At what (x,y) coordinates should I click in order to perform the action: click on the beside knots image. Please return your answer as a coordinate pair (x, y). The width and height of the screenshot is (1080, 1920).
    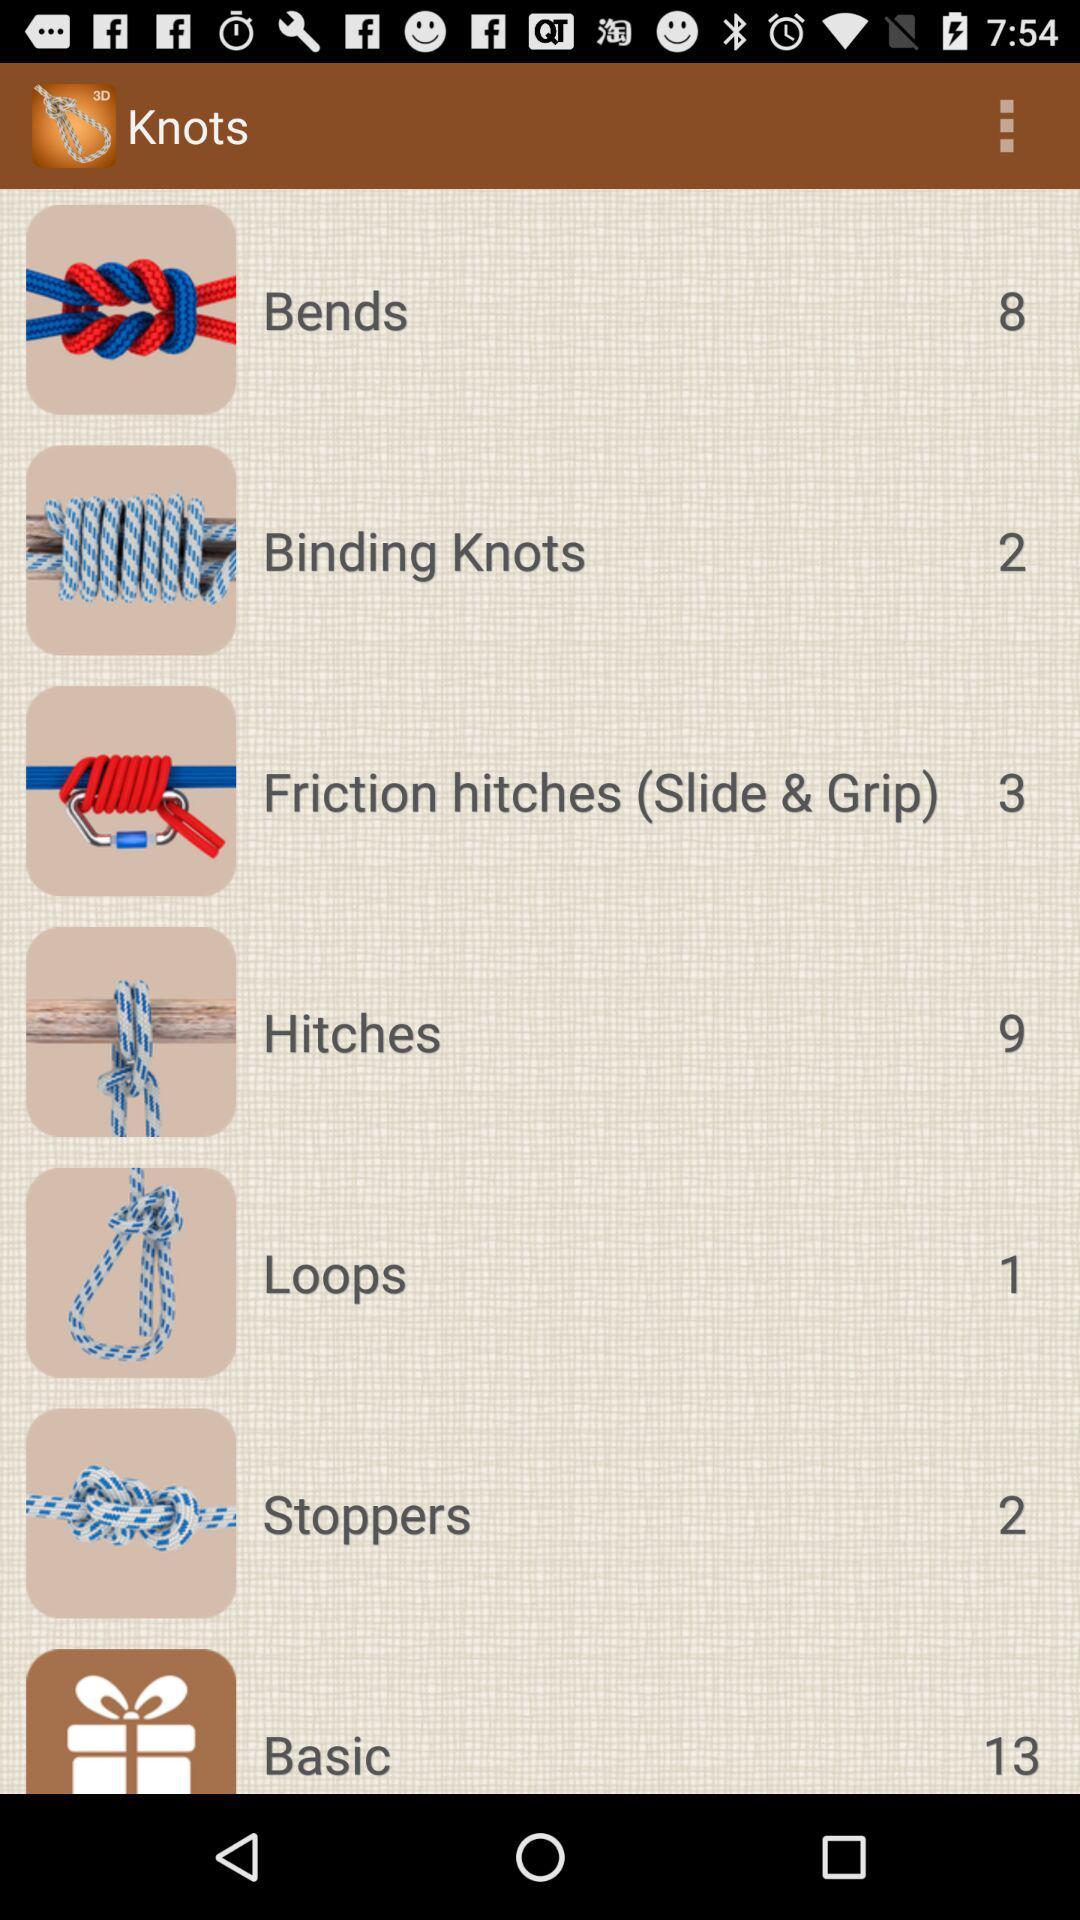
    Looking at the image, I should click on (72, 124).